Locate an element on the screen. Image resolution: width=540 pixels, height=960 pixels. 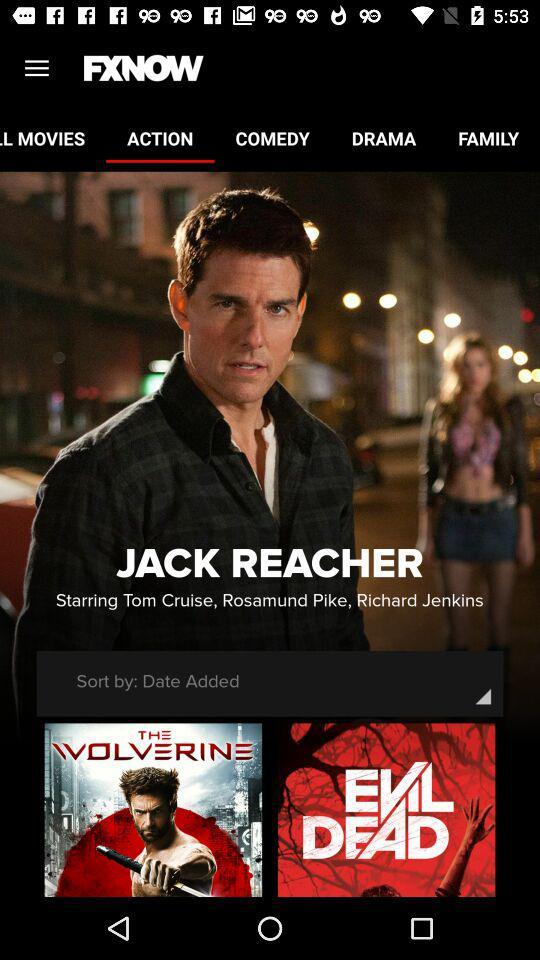
the icon next to the drama icon is located at coordinates (271, 137).